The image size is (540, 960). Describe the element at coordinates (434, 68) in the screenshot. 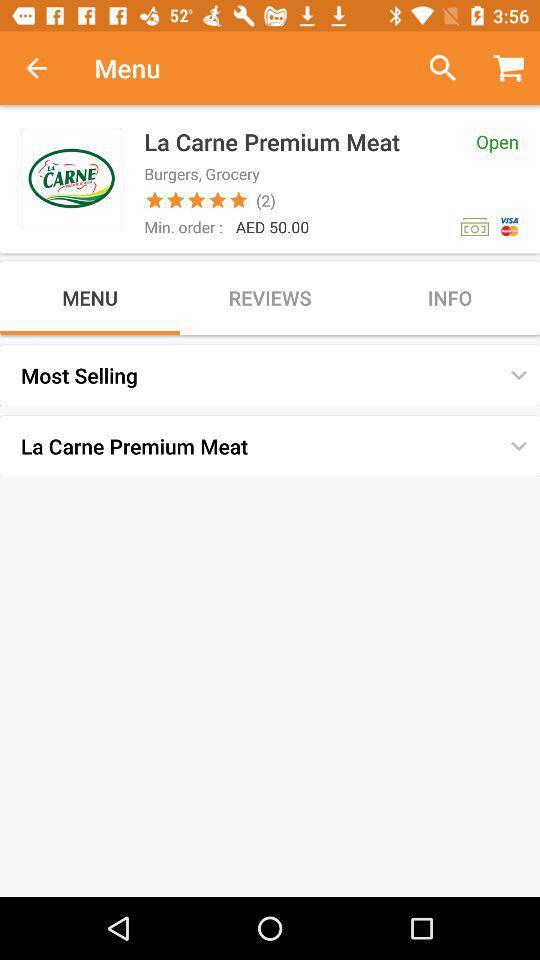

I see `perform a search` at that location.